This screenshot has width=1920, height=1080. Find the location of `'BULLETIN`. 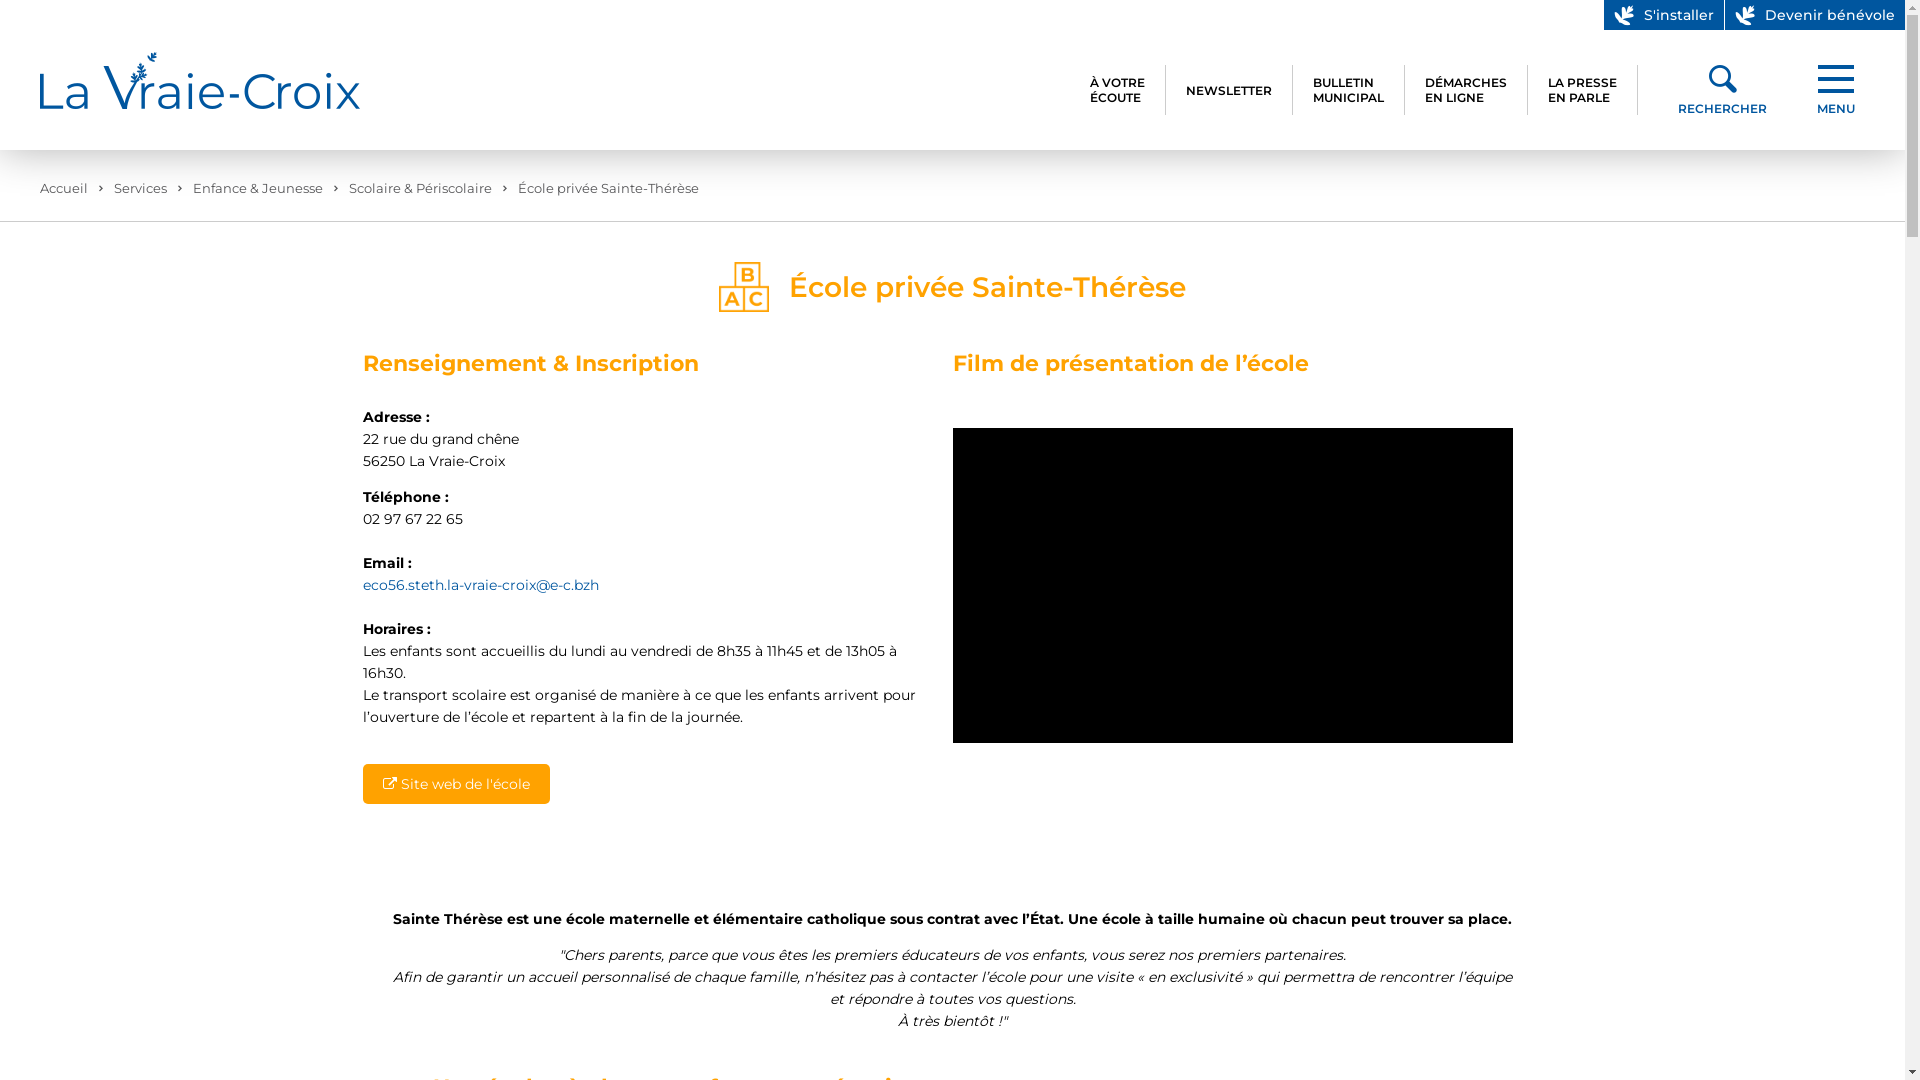

'BULLETIN is located at coordinates (1292, 88).